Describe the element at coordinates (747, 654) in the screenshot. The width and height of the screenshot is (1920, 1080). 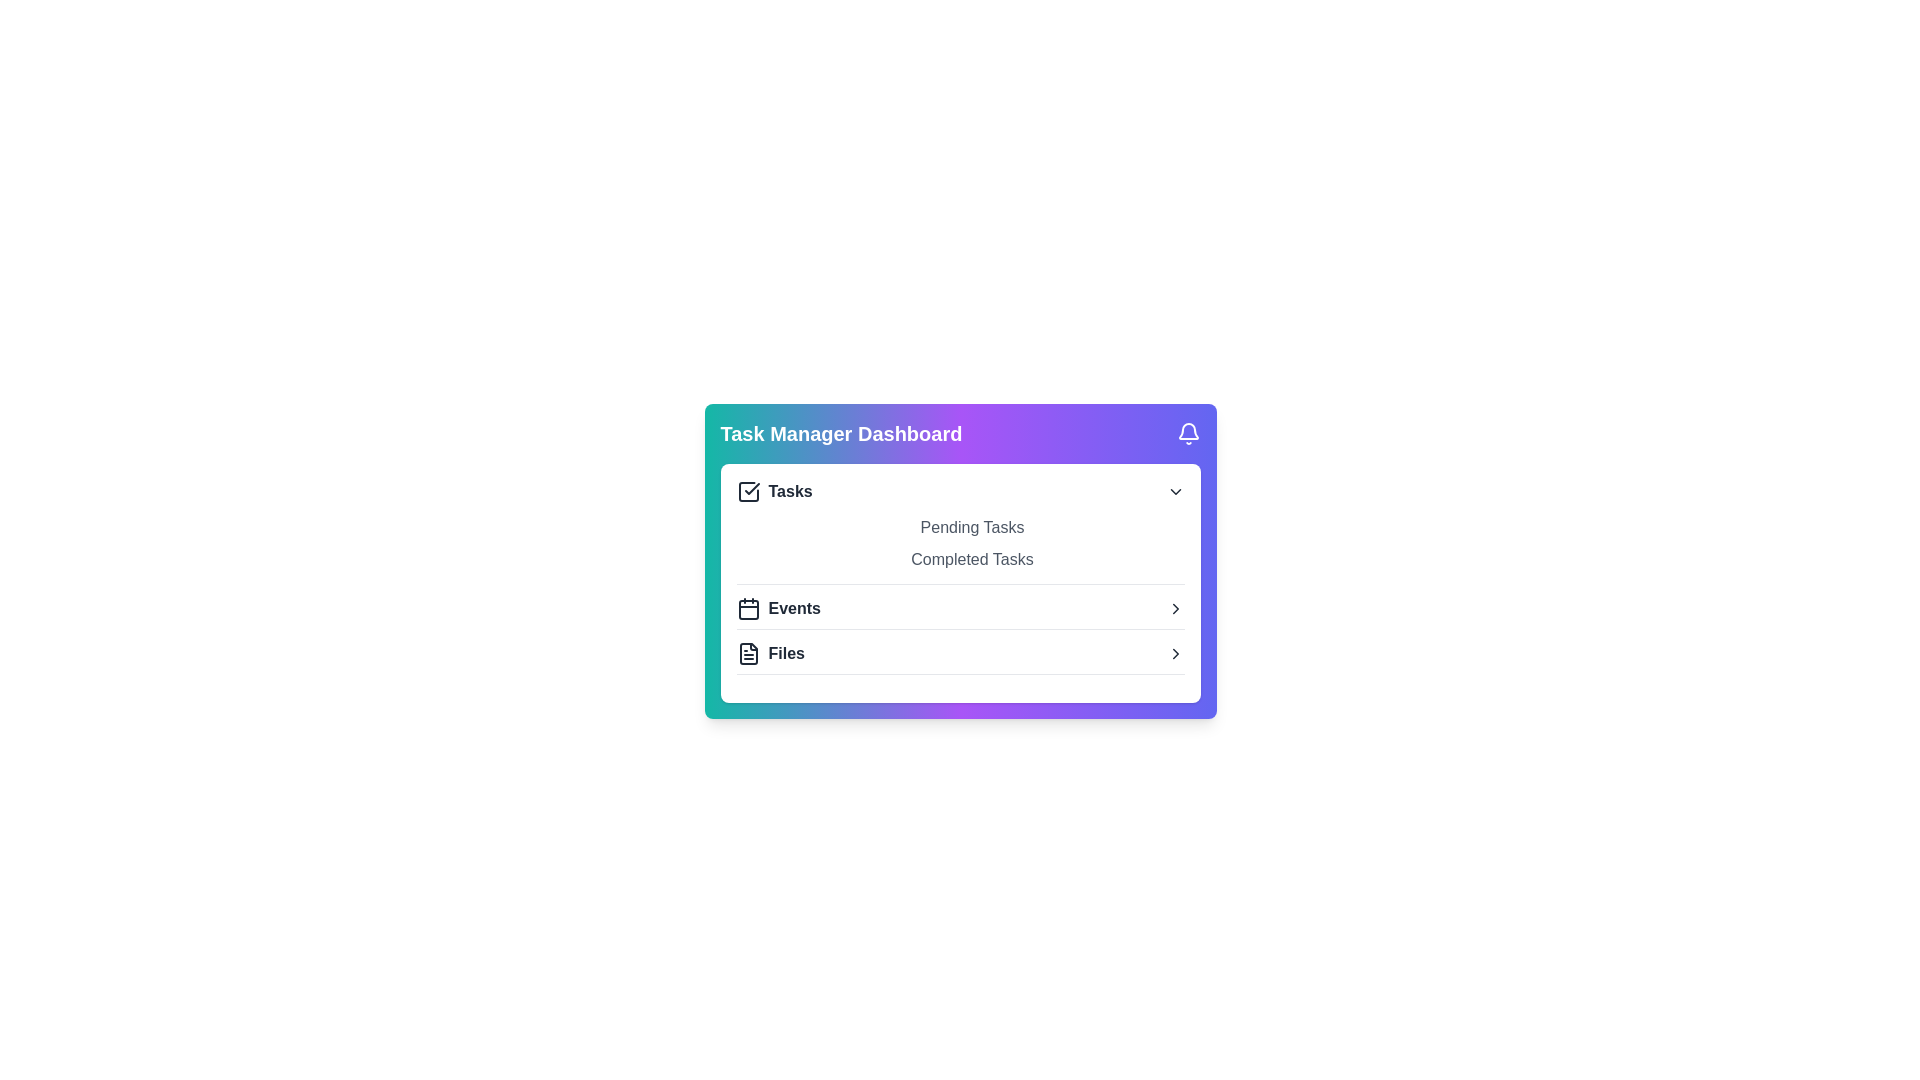
I see `the minimalist line art document icon located in the third list item row labeled 'Files', positioned to the left of the text 'Files'` at that location.